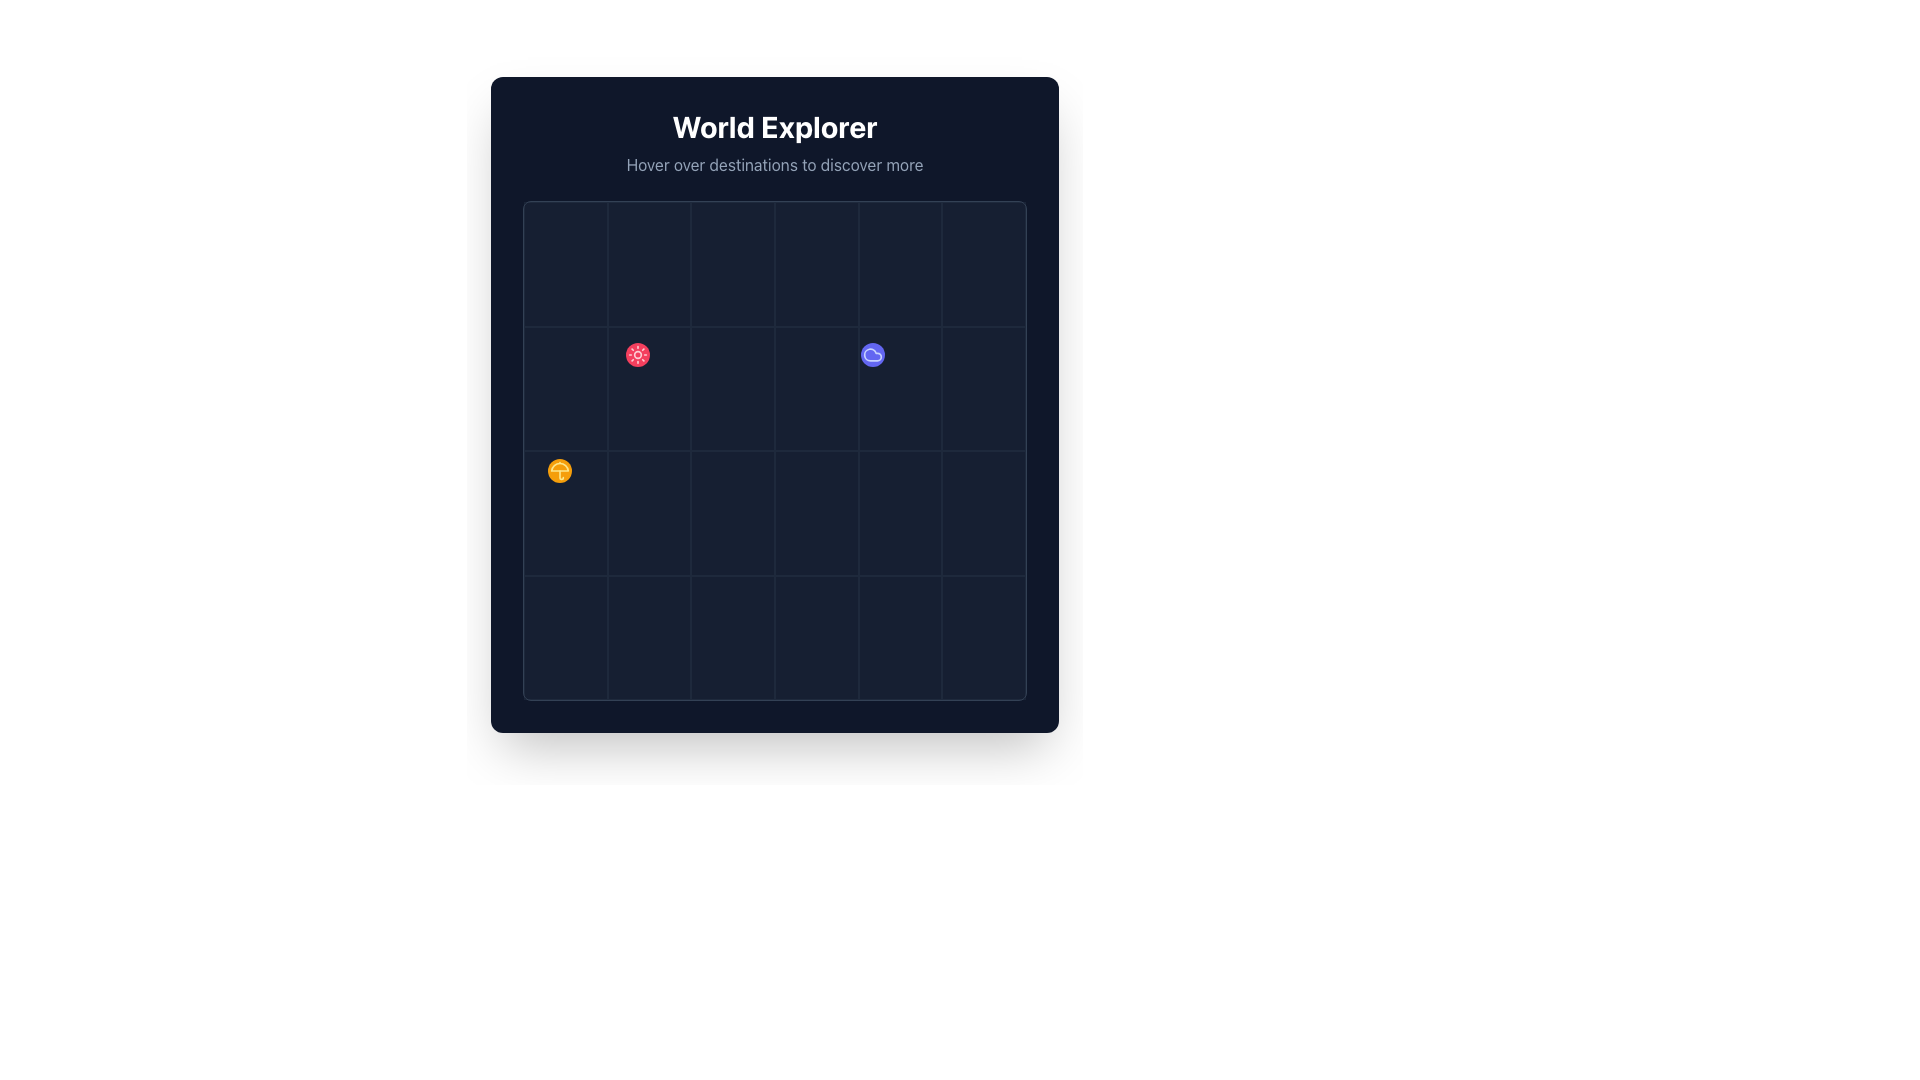 The height and width of the screenshot is (1080, 1920). What do you see at coordinates (984, 263) in the screenshot?
I see `the grid cell located in the top-right corner of a 6-column by 4-row grid layout, specifically the sixth element in the first row` at bounding box center [984, 263].